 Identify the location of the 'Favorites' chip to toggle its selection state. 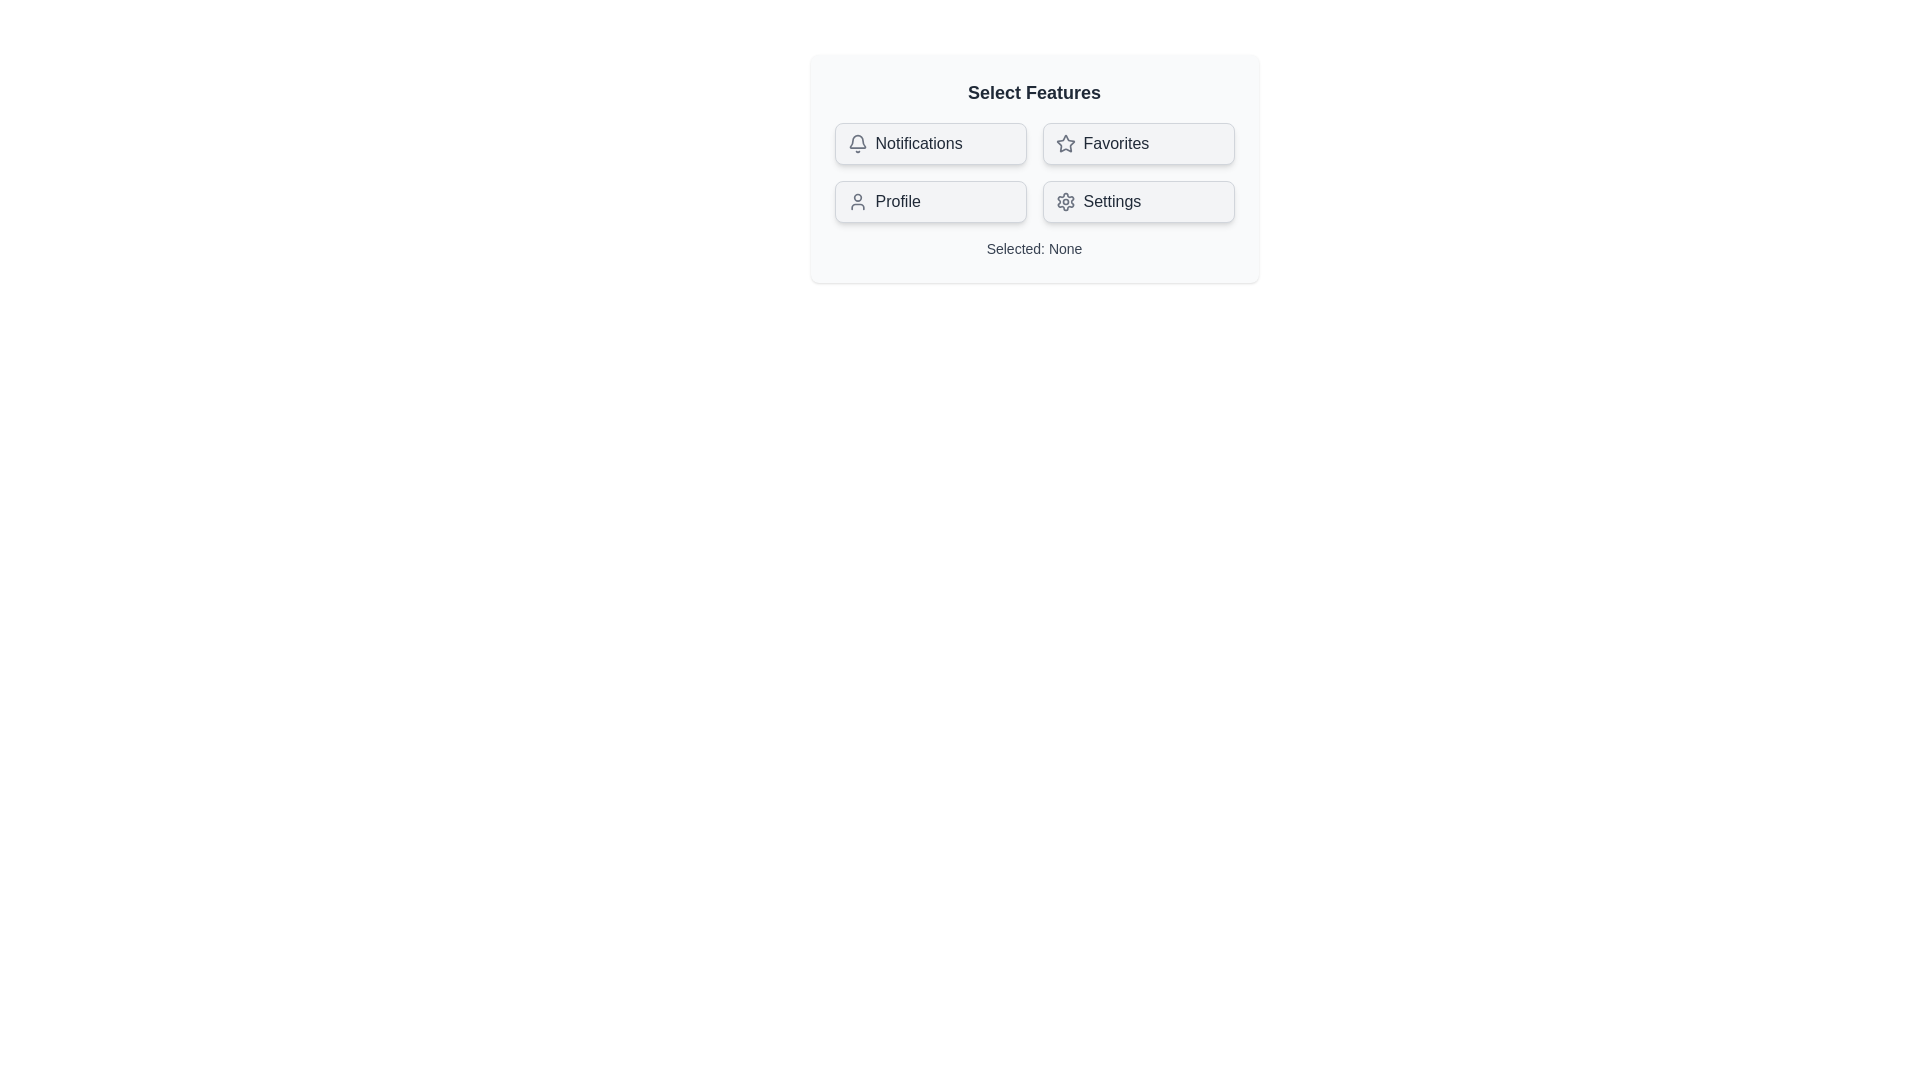
(1138, 142).